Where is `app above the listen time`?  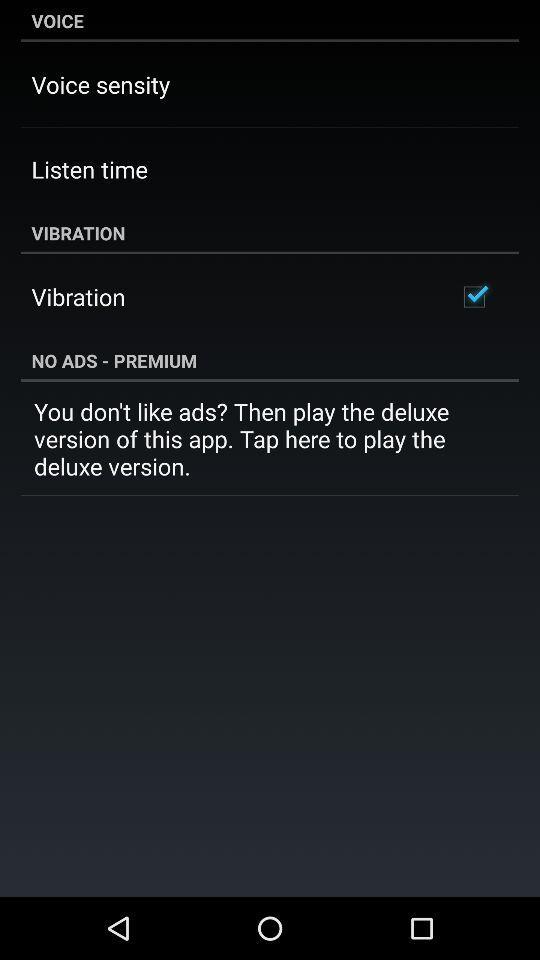 app above the listen time is located at coordinates (99, 84).